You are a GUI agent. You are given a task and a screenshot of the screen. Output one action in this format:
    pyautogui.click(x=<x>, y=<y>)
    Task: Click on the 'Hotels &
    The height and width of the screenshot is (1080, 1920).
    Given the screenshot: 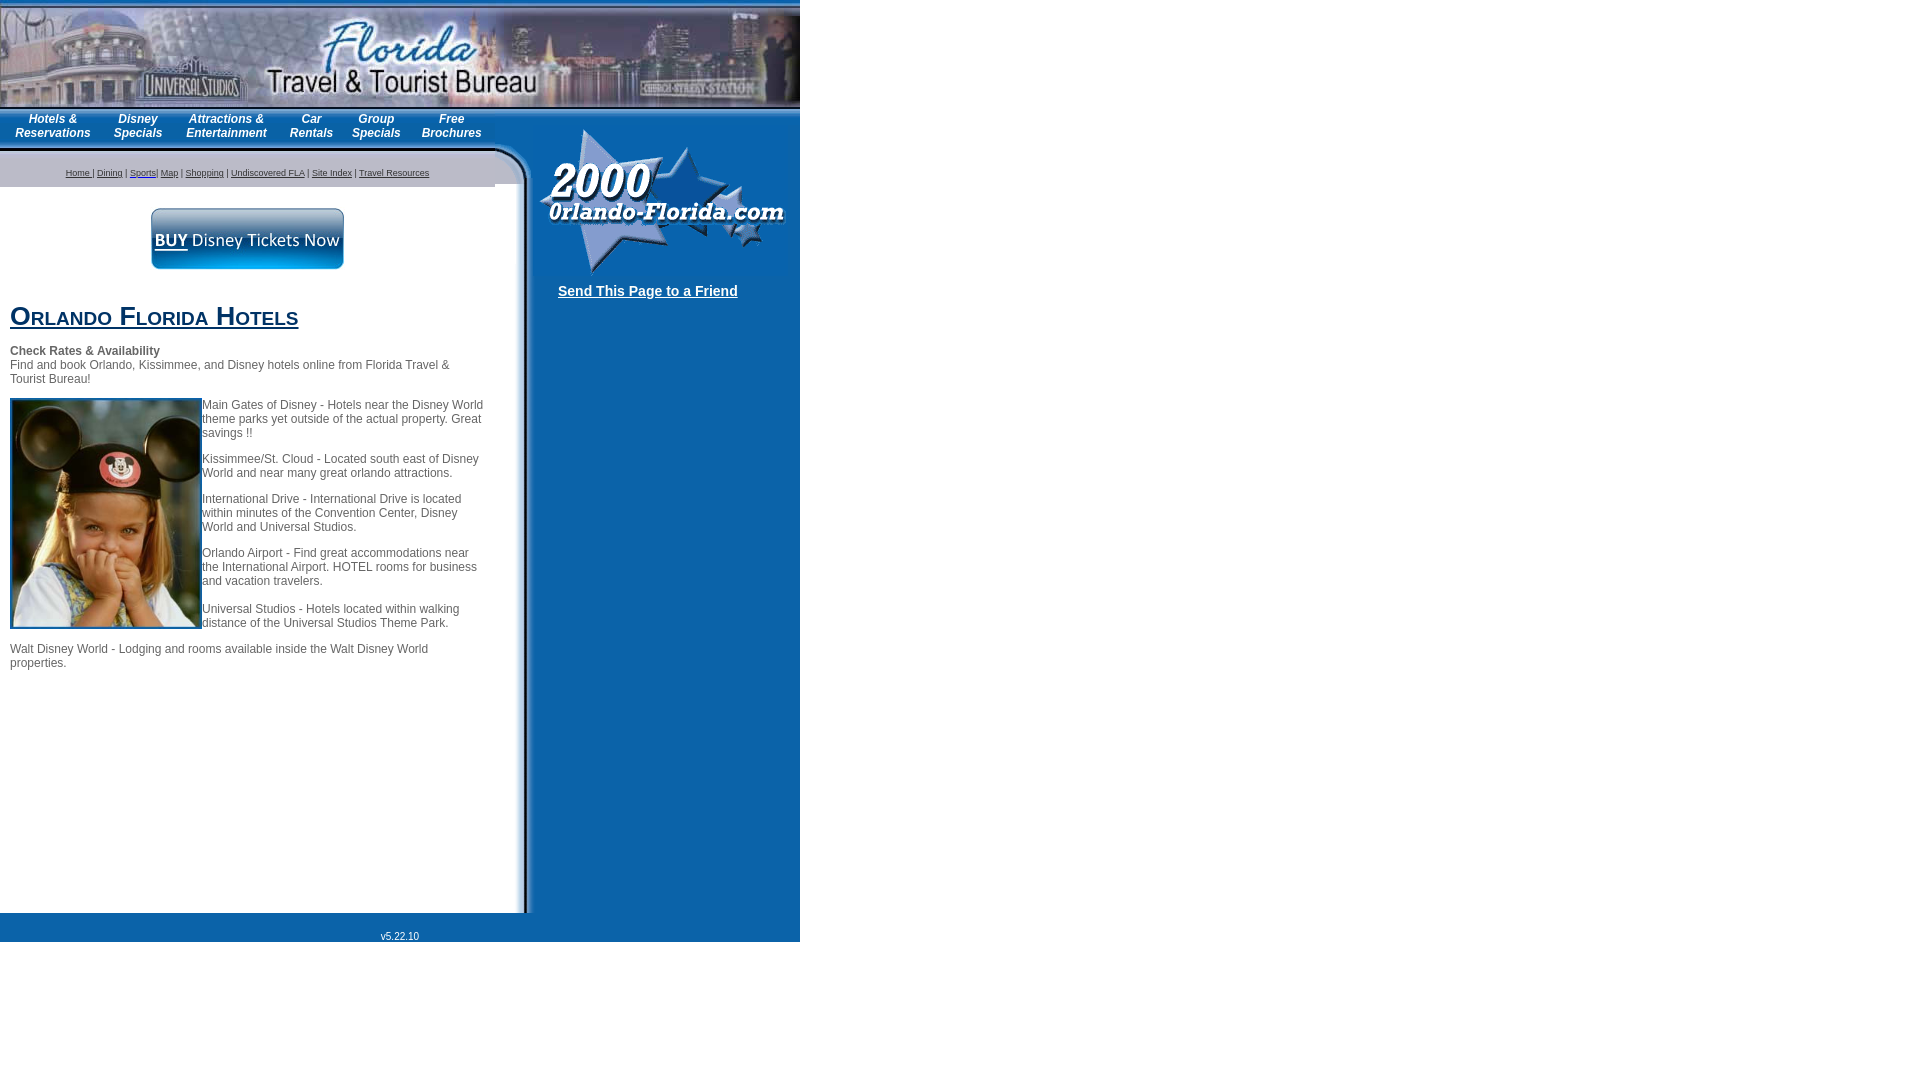 What is the action you would take?
    pyautogui.click(x=52, y=126)
    